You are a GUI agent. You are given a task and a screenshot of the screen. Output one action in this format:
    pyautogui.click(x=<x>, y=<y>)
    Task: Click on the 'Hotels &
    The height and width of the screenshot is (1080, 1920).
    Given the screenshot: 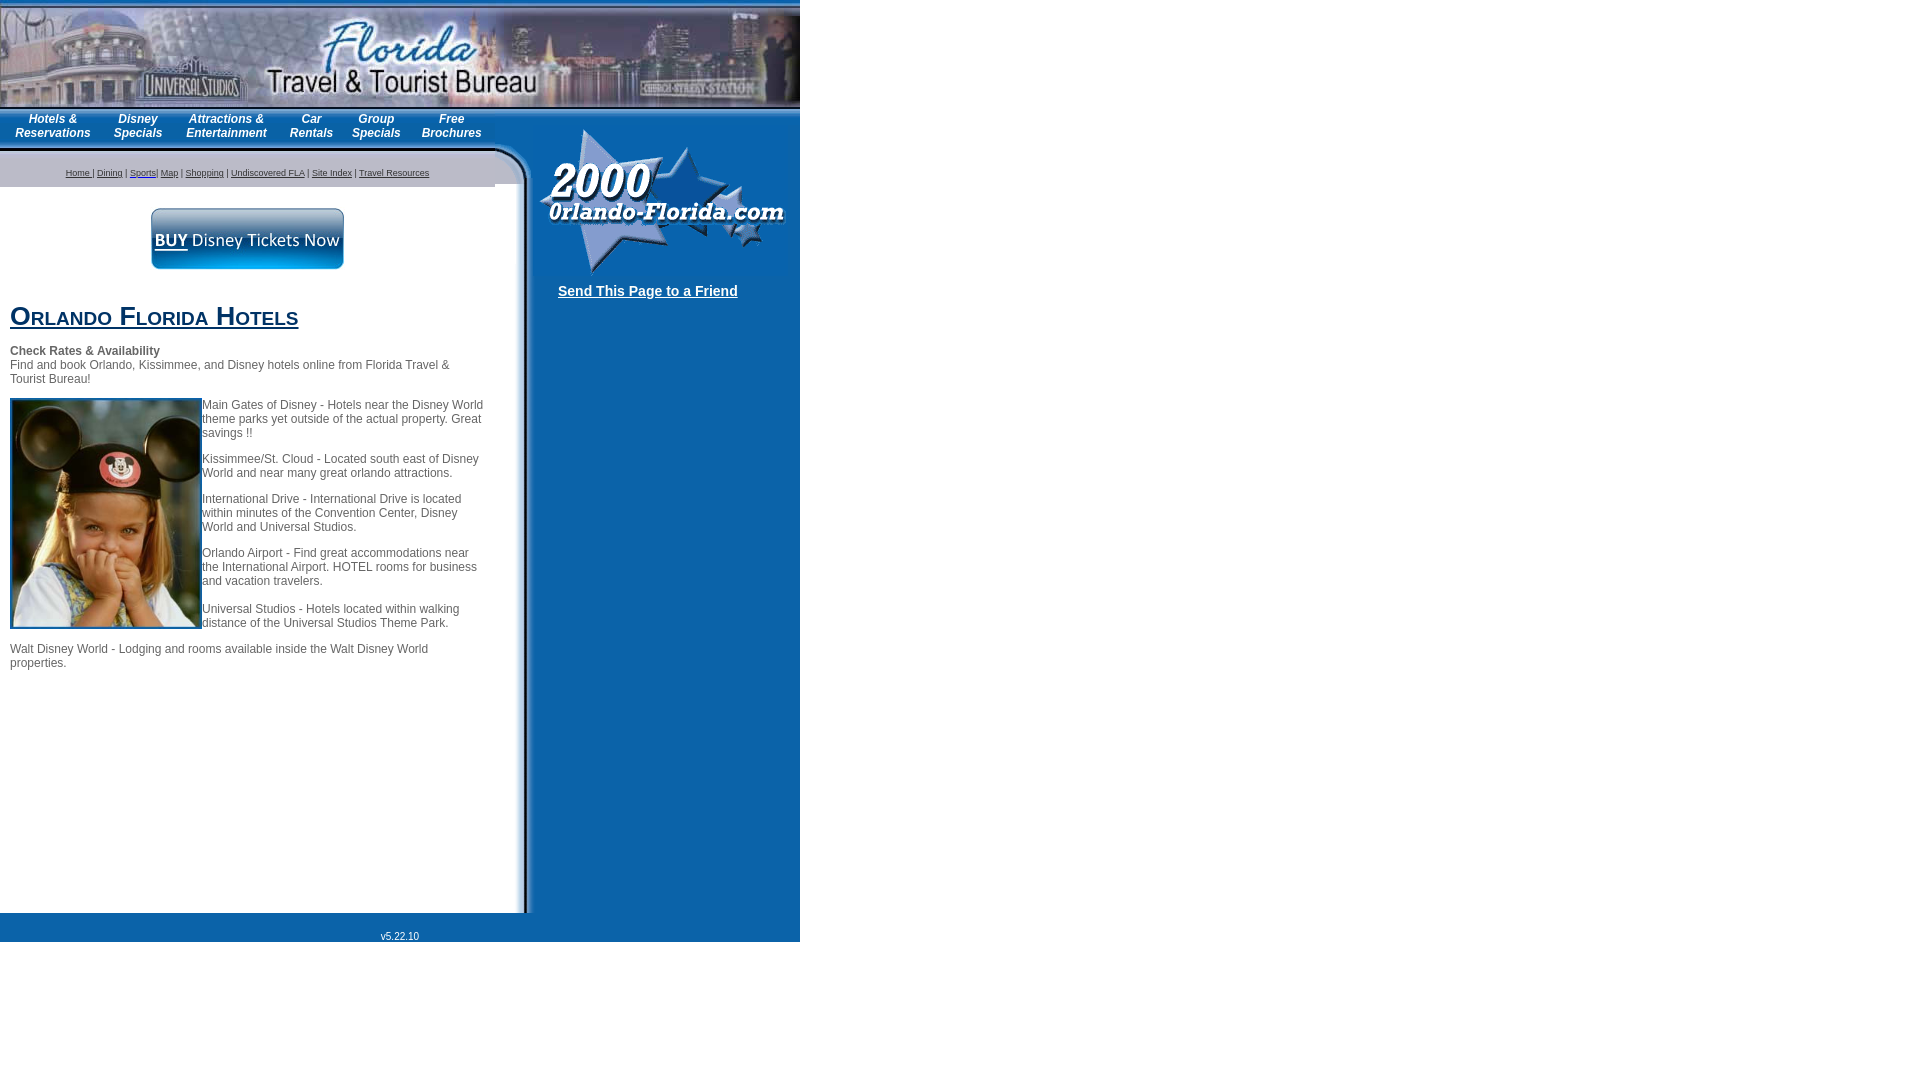 What is the action you would take?
    pyautogui.click(x=52, y=126)
    